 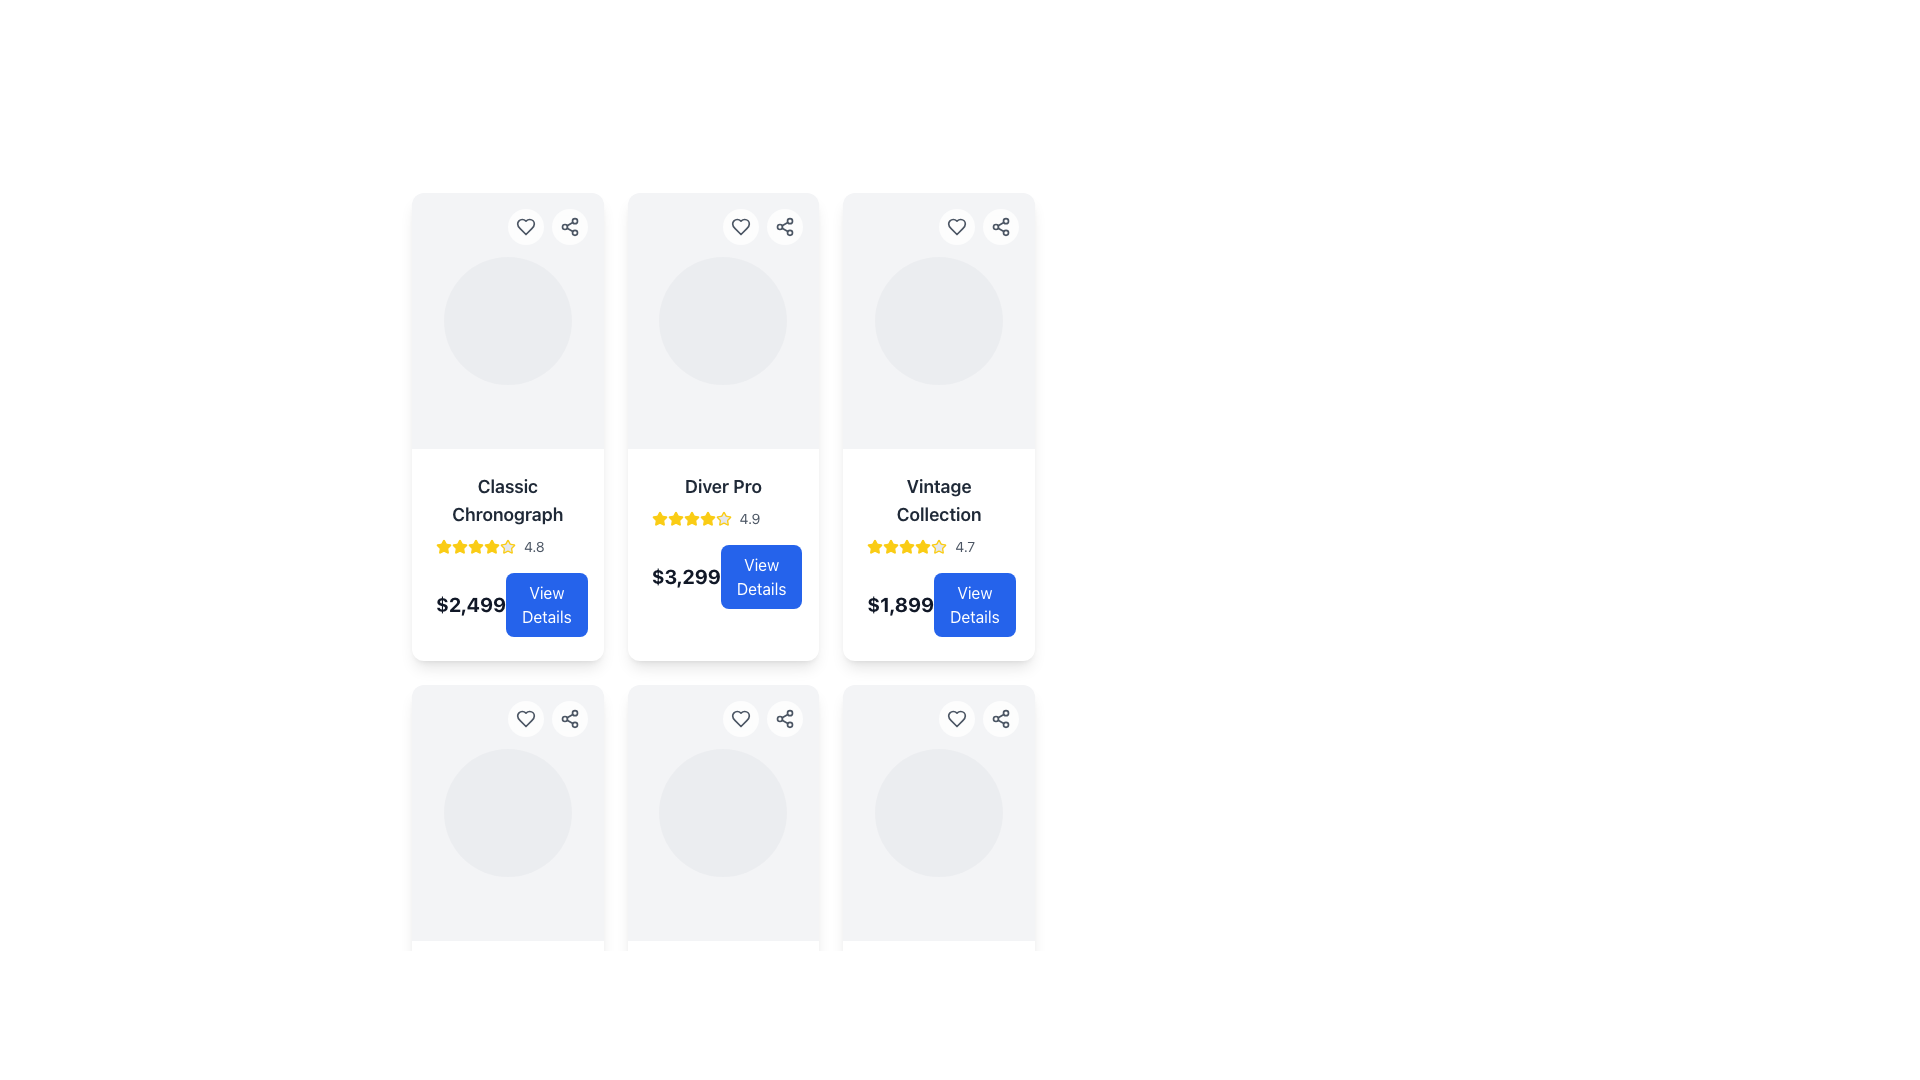 I want to click on the visual placeholder located at the center of the bottom-right card in the grid, indicating loading content, so click(x=938, y=813).